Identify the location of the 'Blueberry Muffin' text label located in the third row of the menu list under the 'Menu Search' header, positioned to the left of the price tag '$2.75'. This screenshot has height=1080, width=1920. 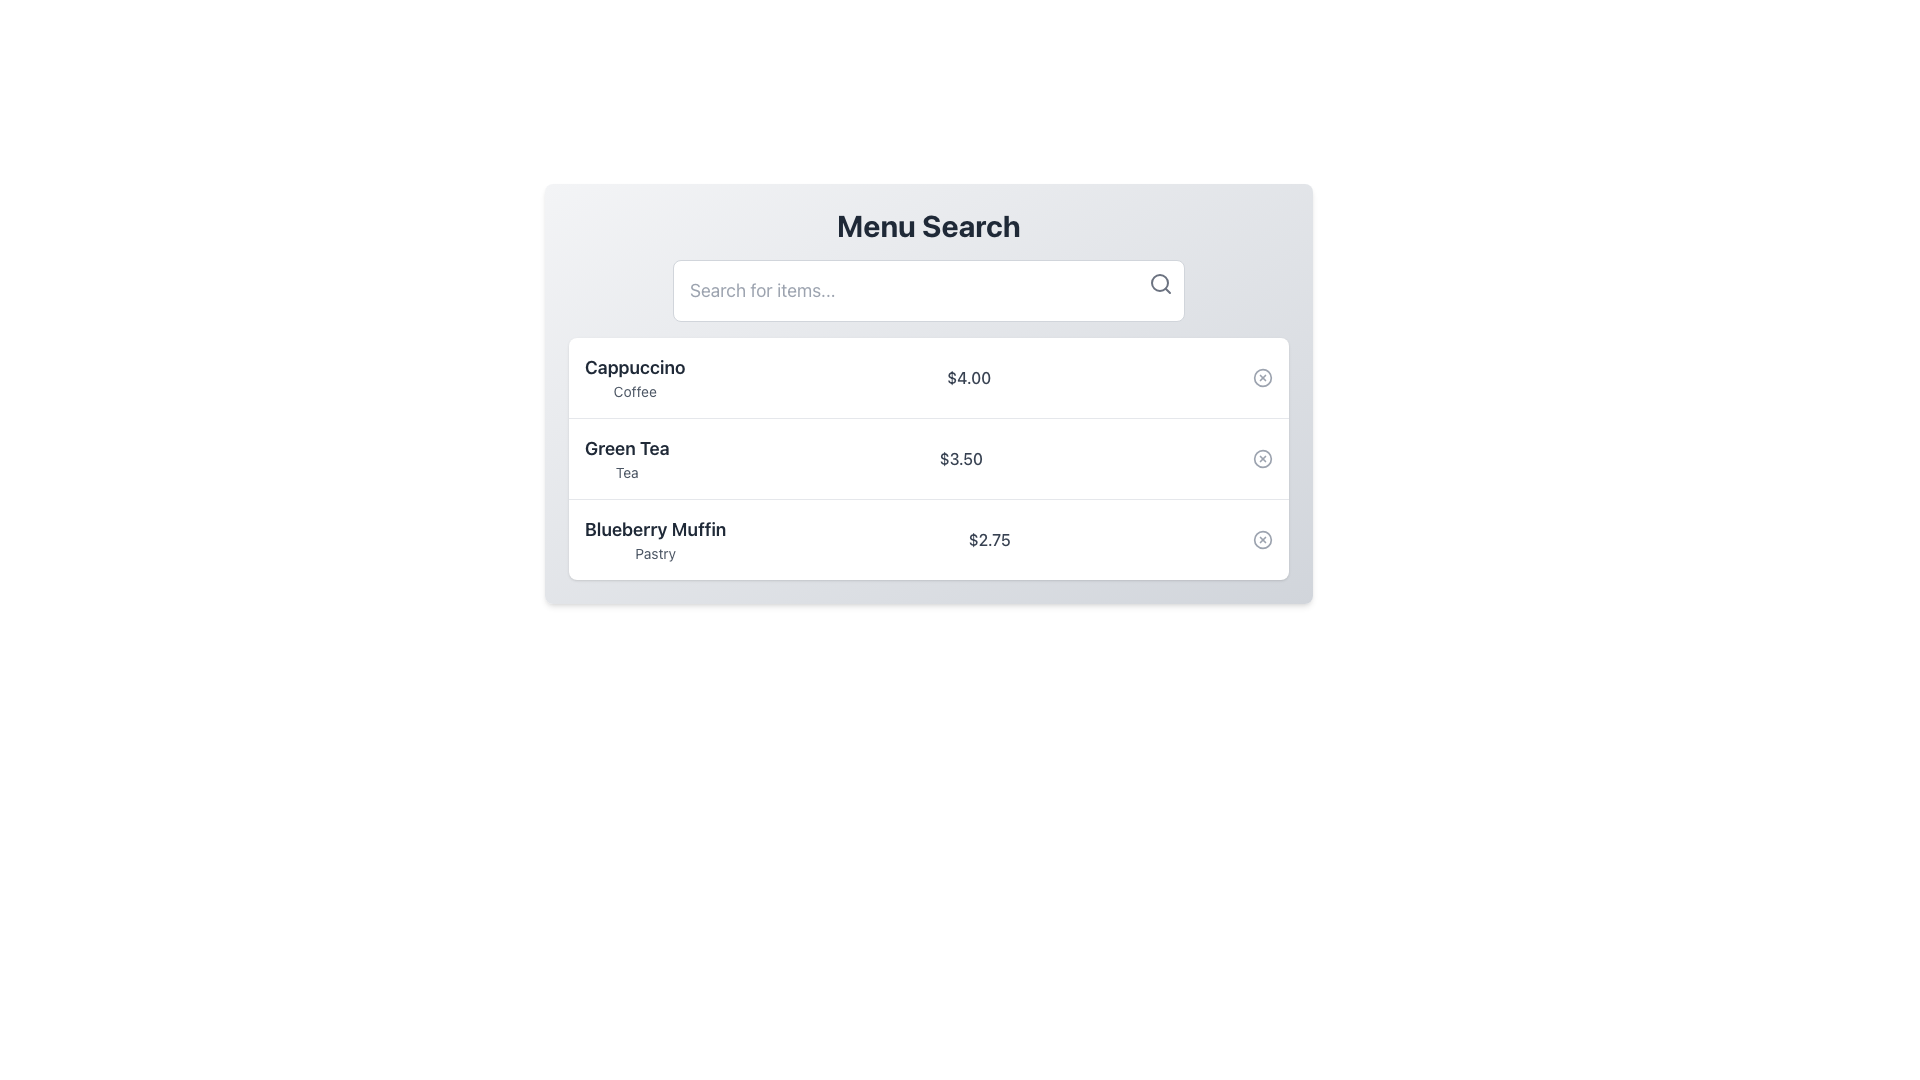
(655, 540).